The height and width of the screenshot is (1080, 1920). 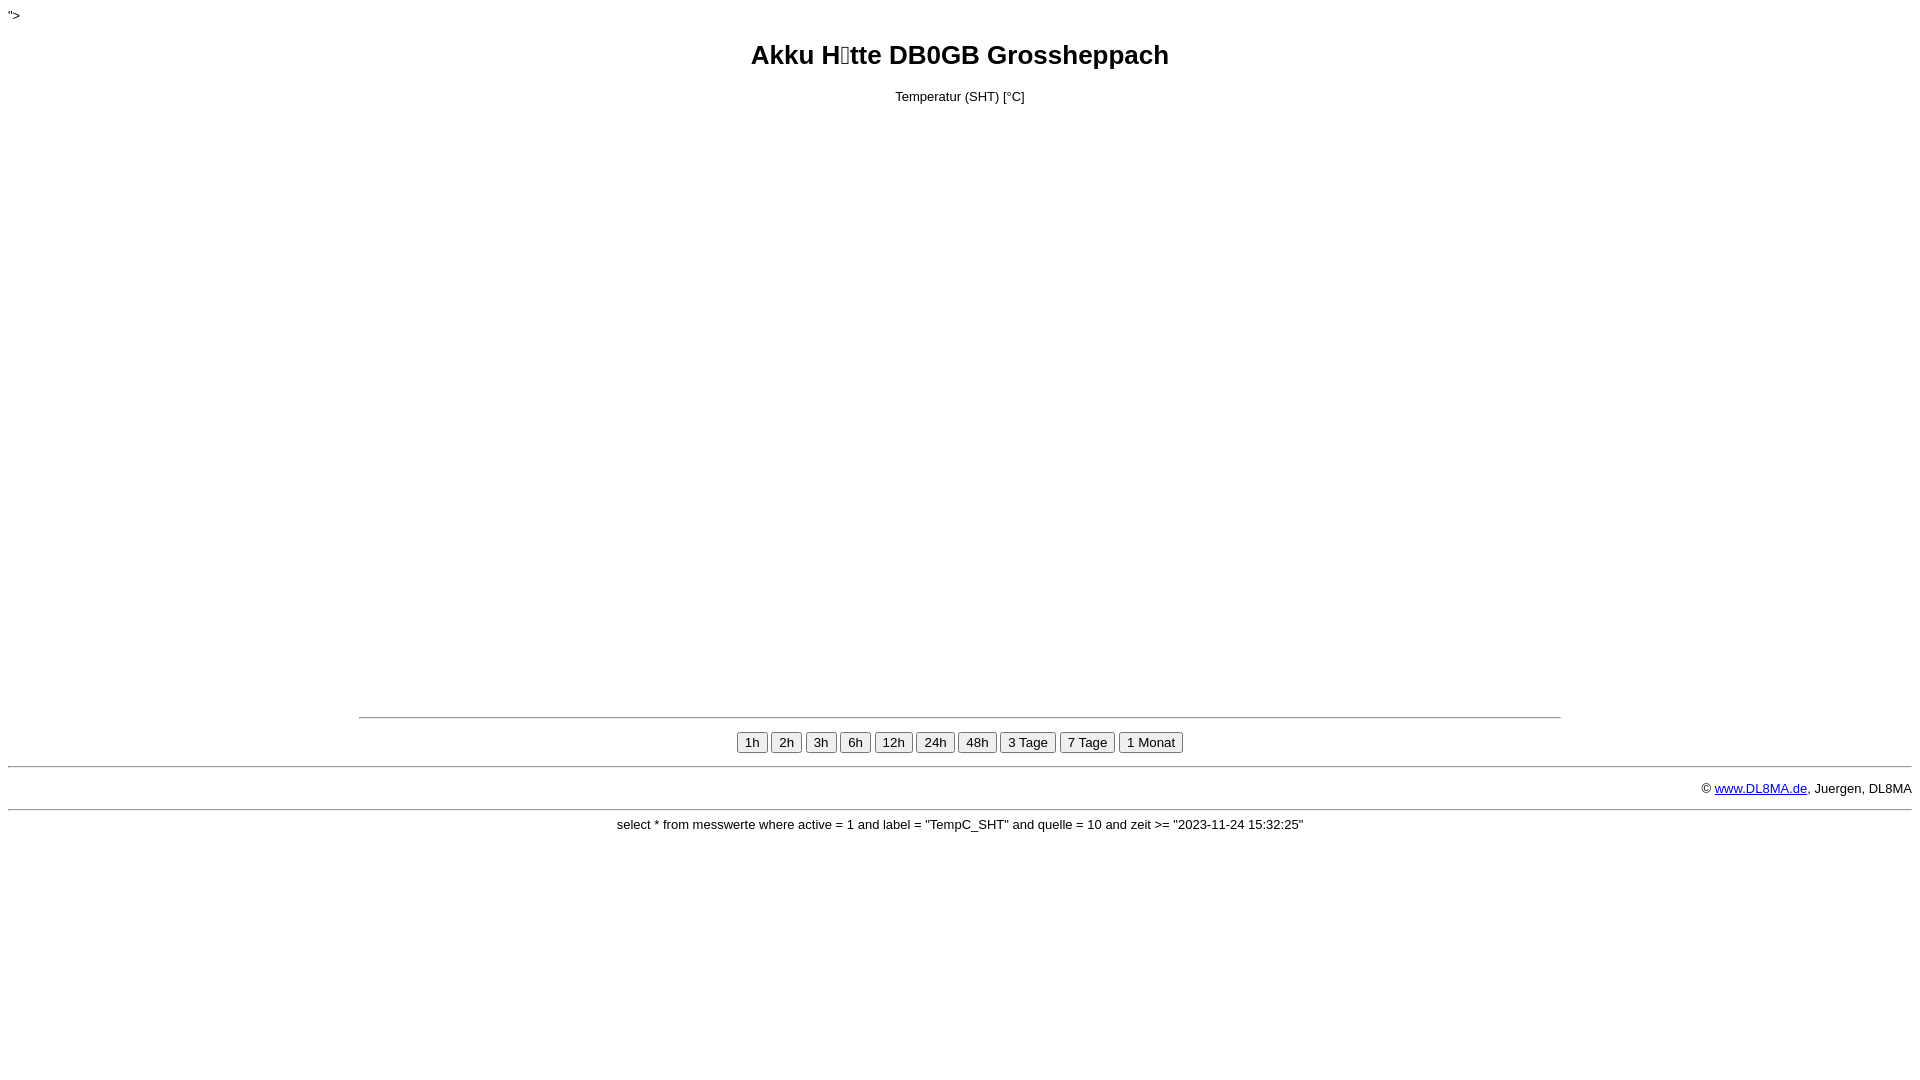 I want to click on 'www.DL8MA.de', so click(x=1761, y=787).